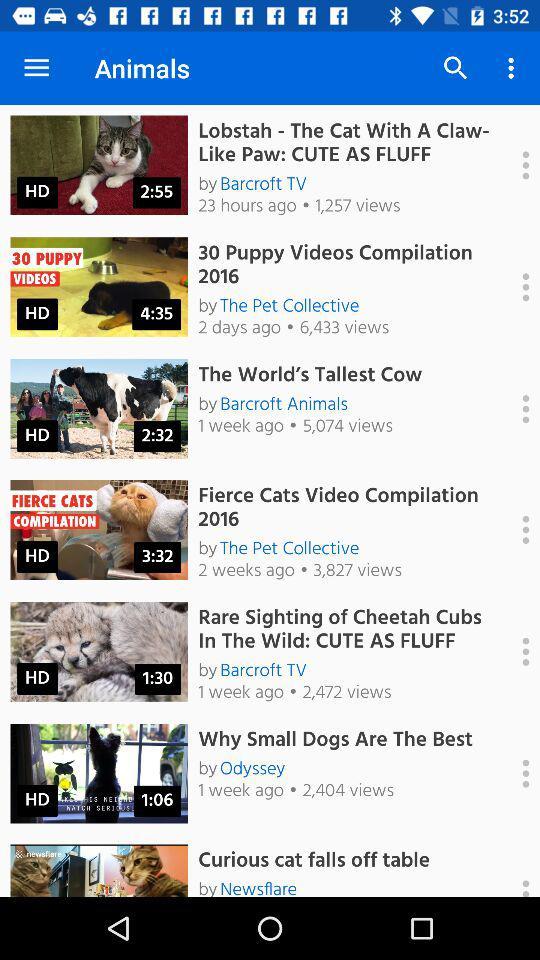 The height and width of the screenshot is (960, 540). I want to click on check video settings info, so click(515, 286).